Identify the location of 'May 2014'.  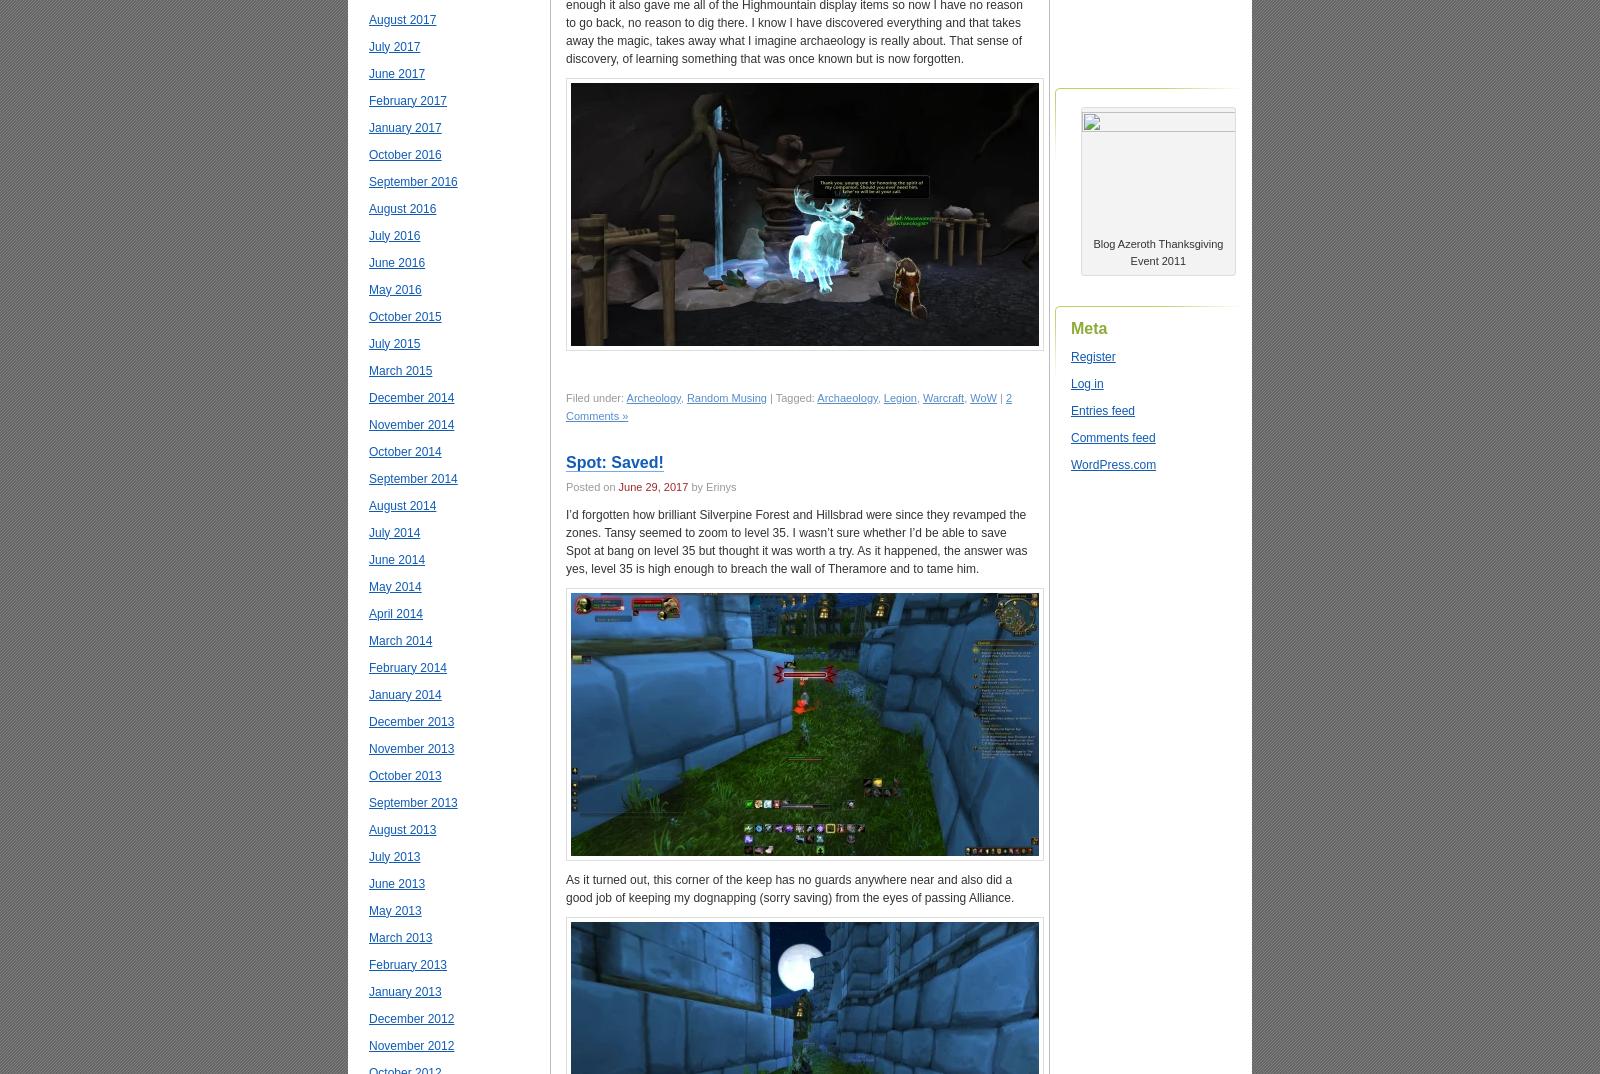
(395, 584).